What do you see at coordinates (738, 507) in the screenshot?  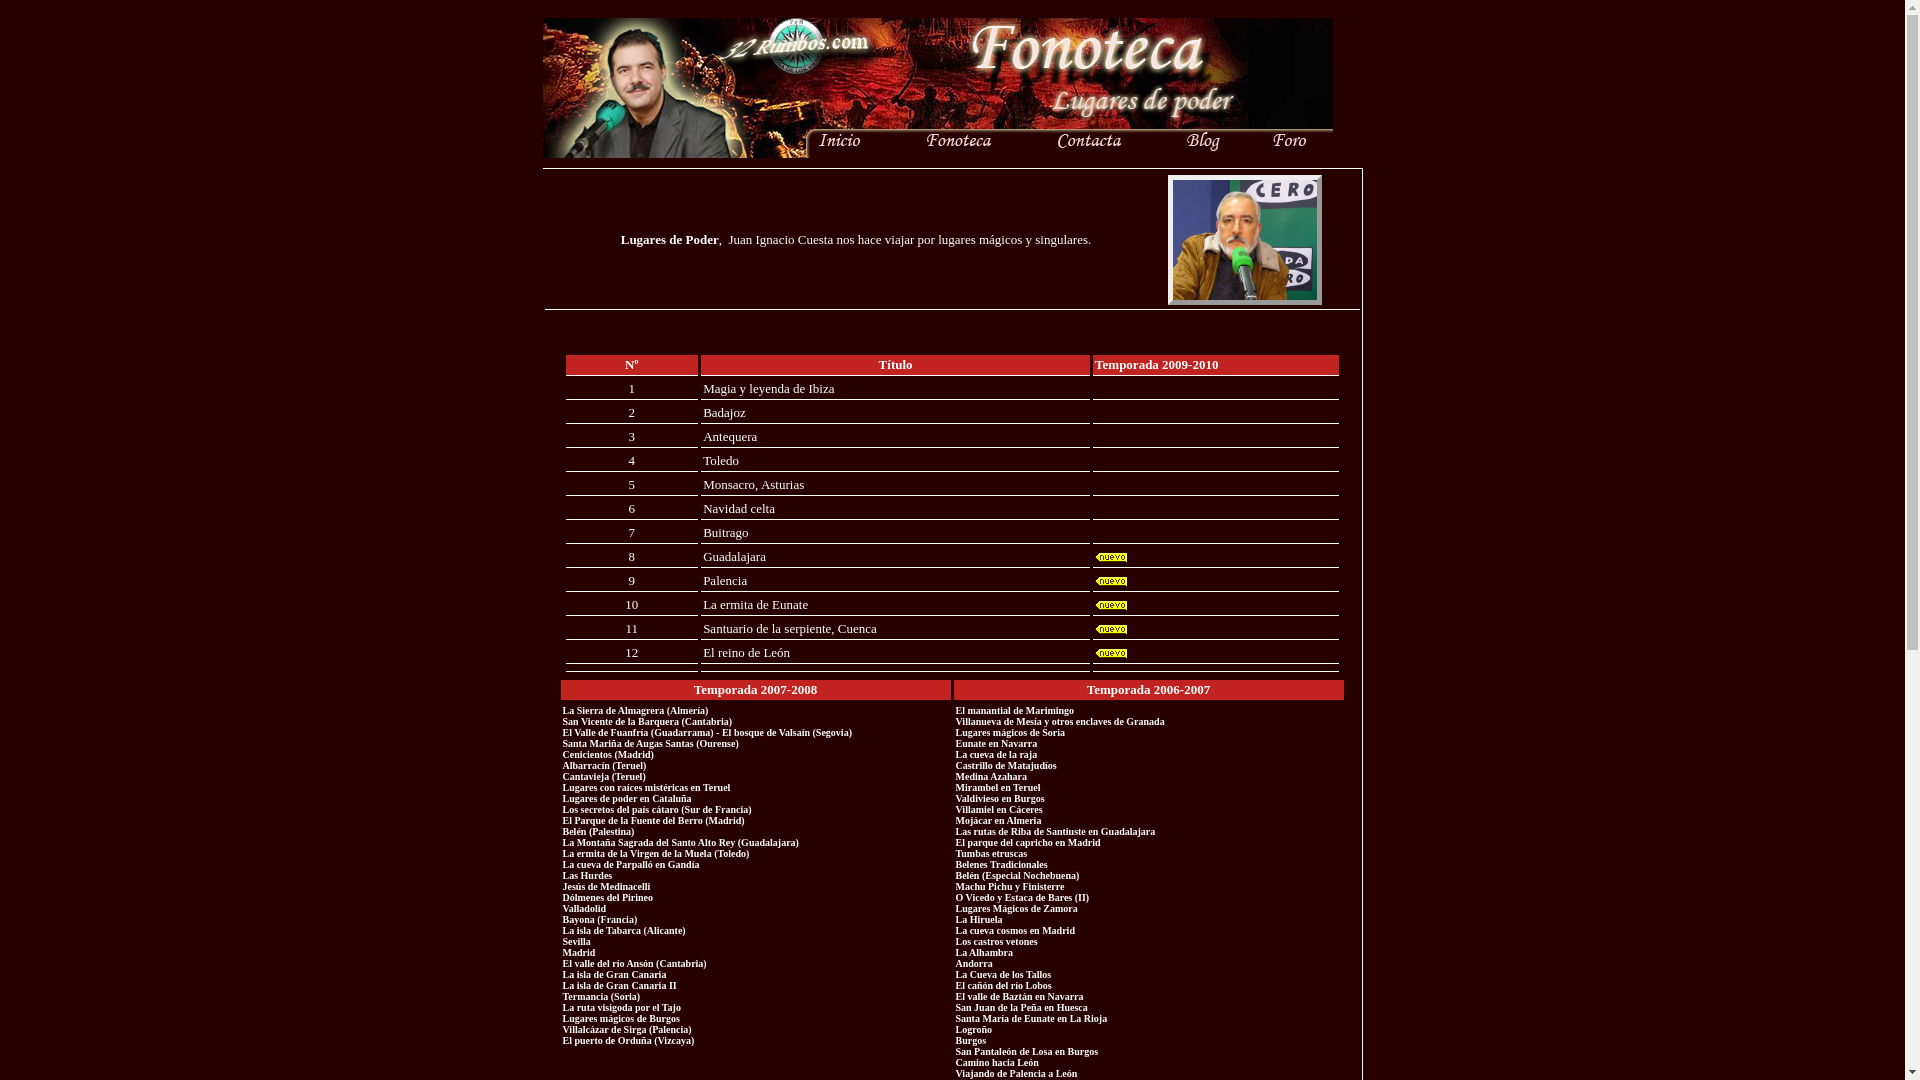 I see `'Navidad celta'` at bounding box center [738, 507].